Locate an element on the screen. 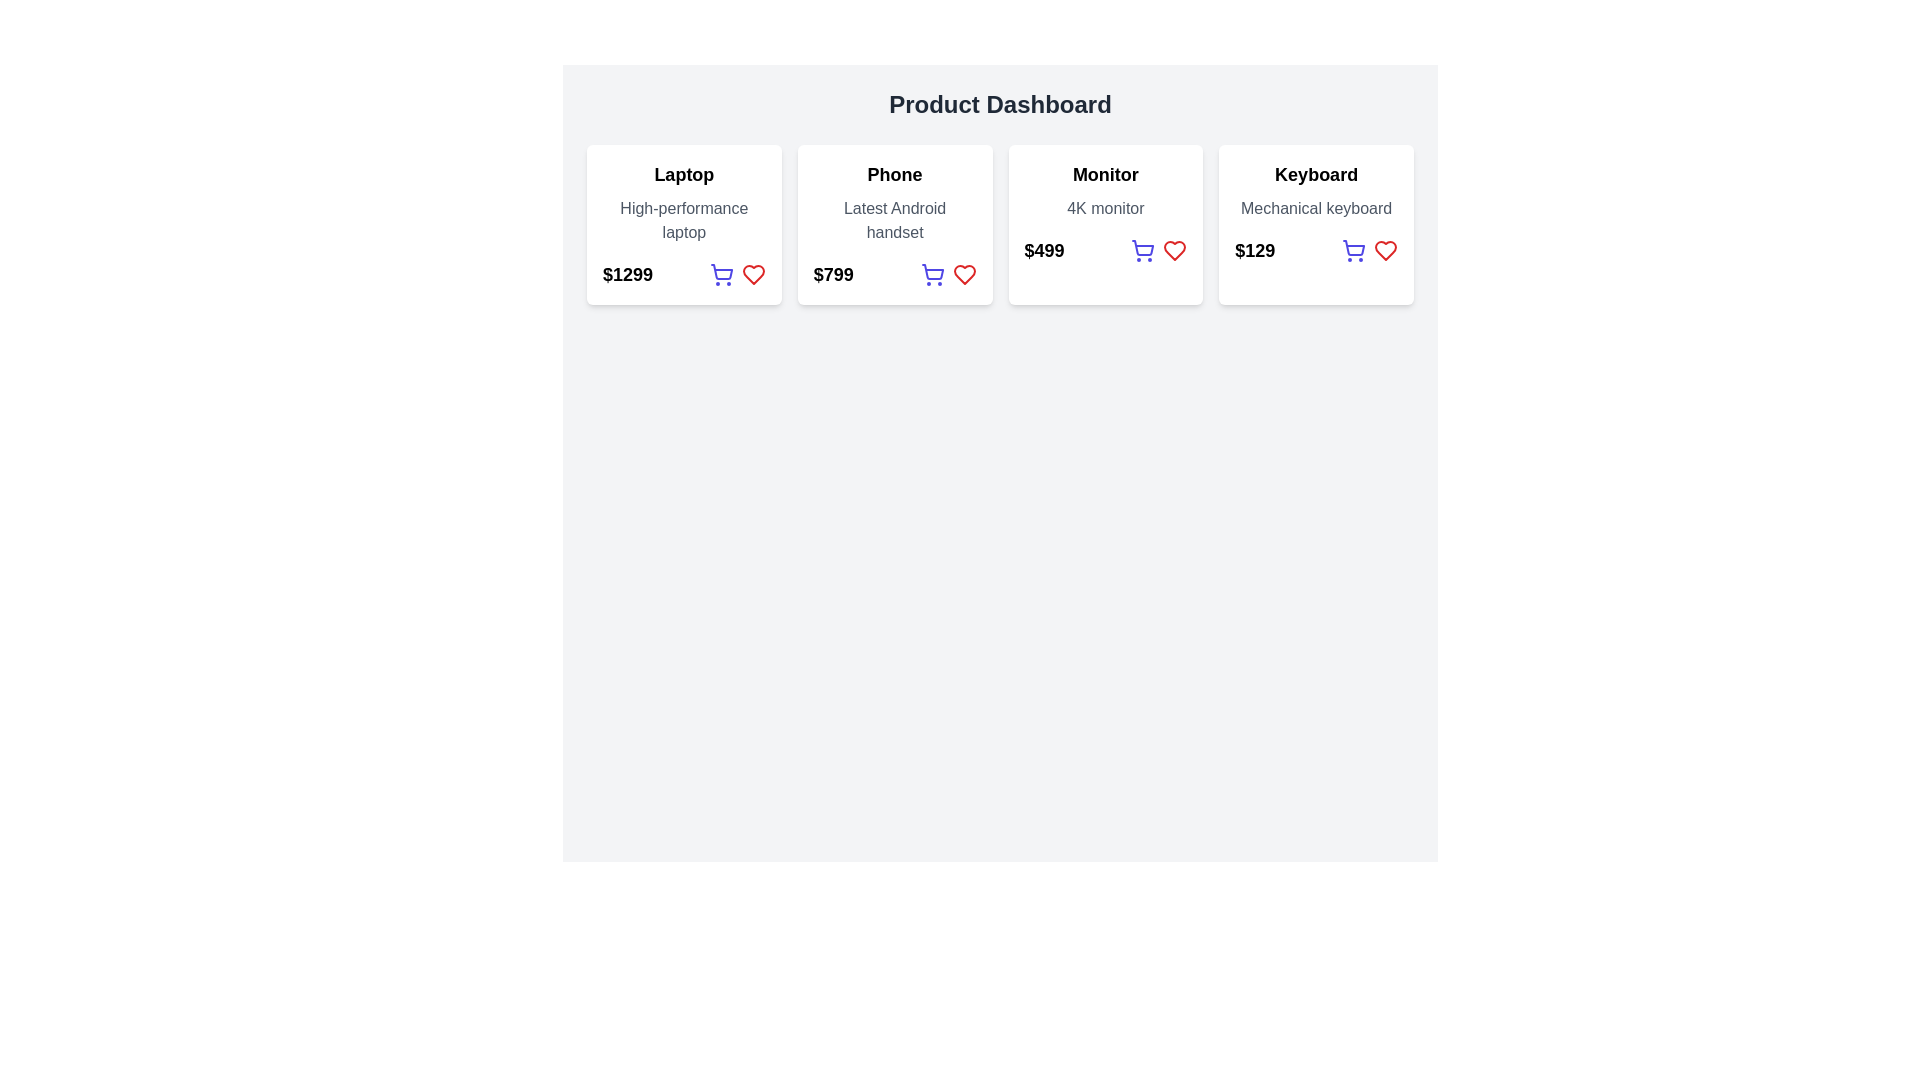  the bold-styled static text element displaying the price '$499' located in the third product card from the left, under the 'Monitor' header is located at coordinates (1043, 249).